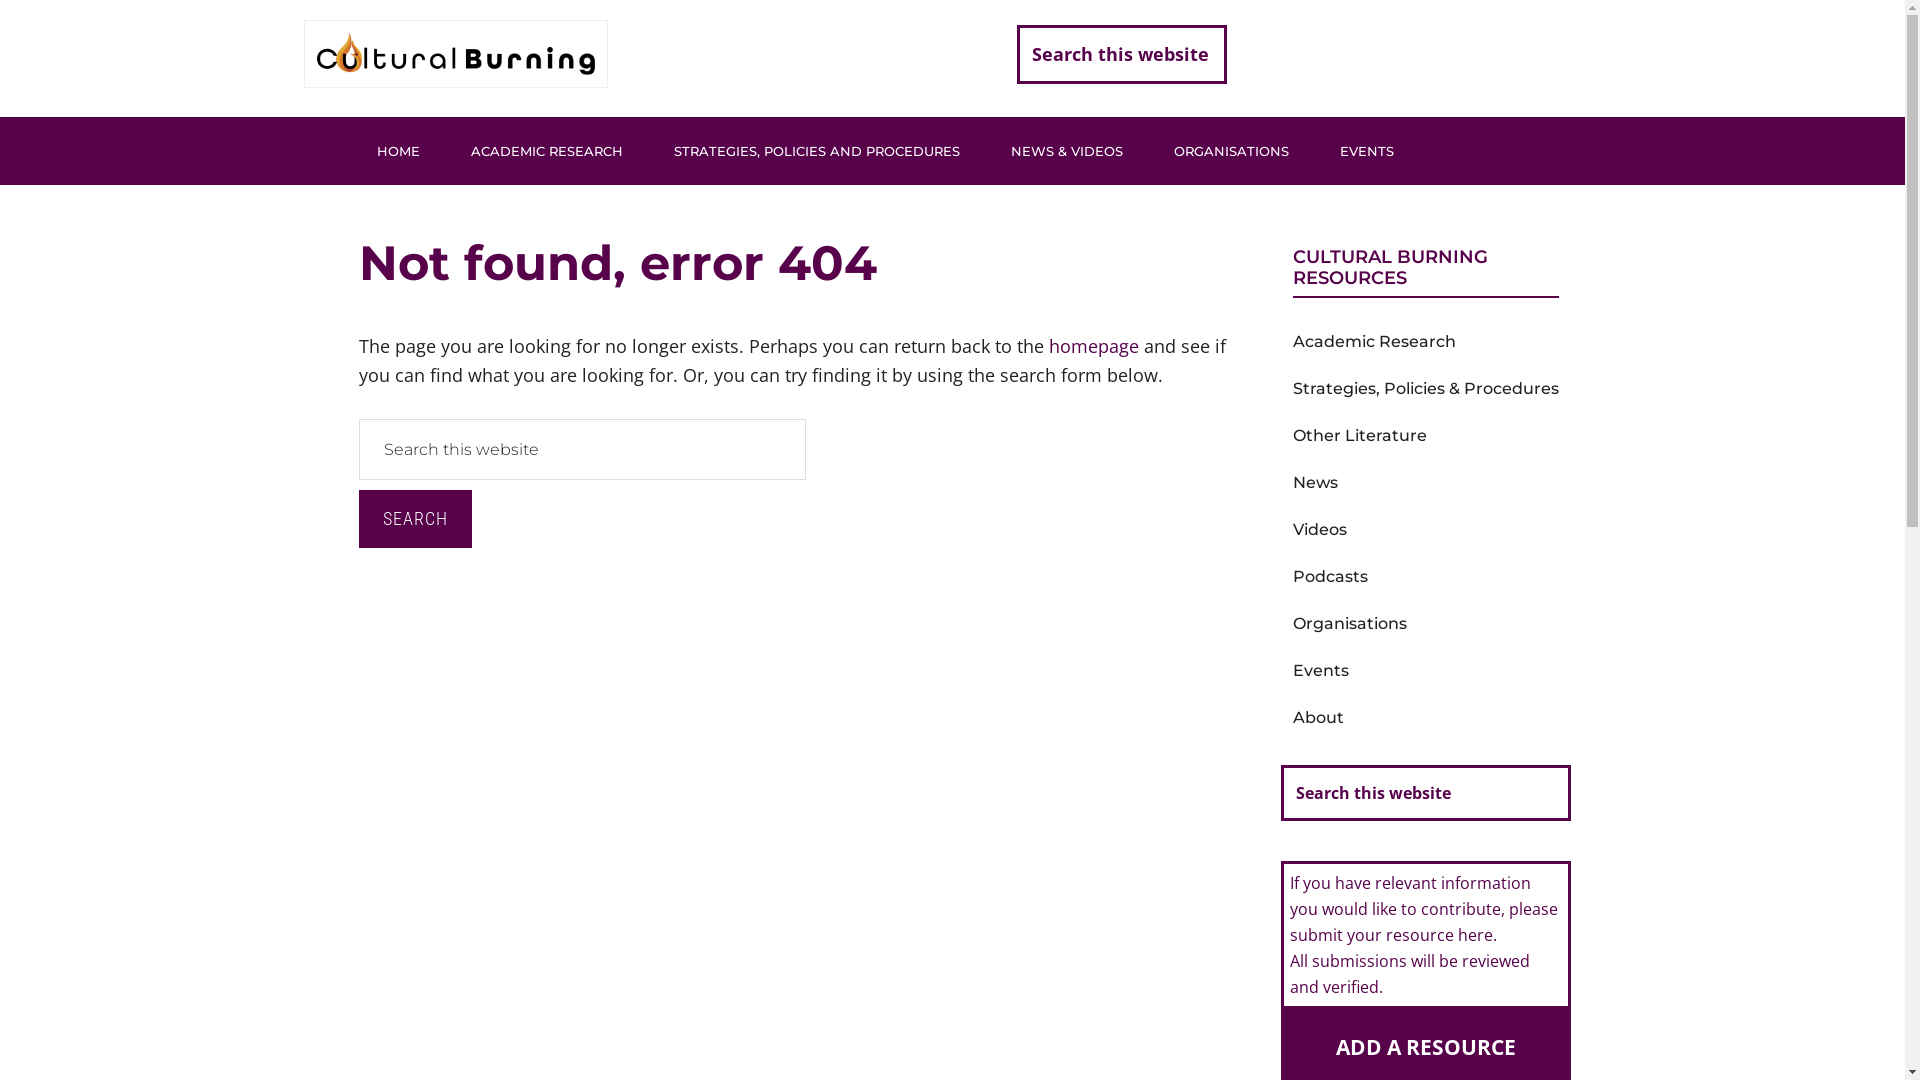  Describe the element at coordinates (1291, 716) in the screenshot. I see `'About'` at that location.